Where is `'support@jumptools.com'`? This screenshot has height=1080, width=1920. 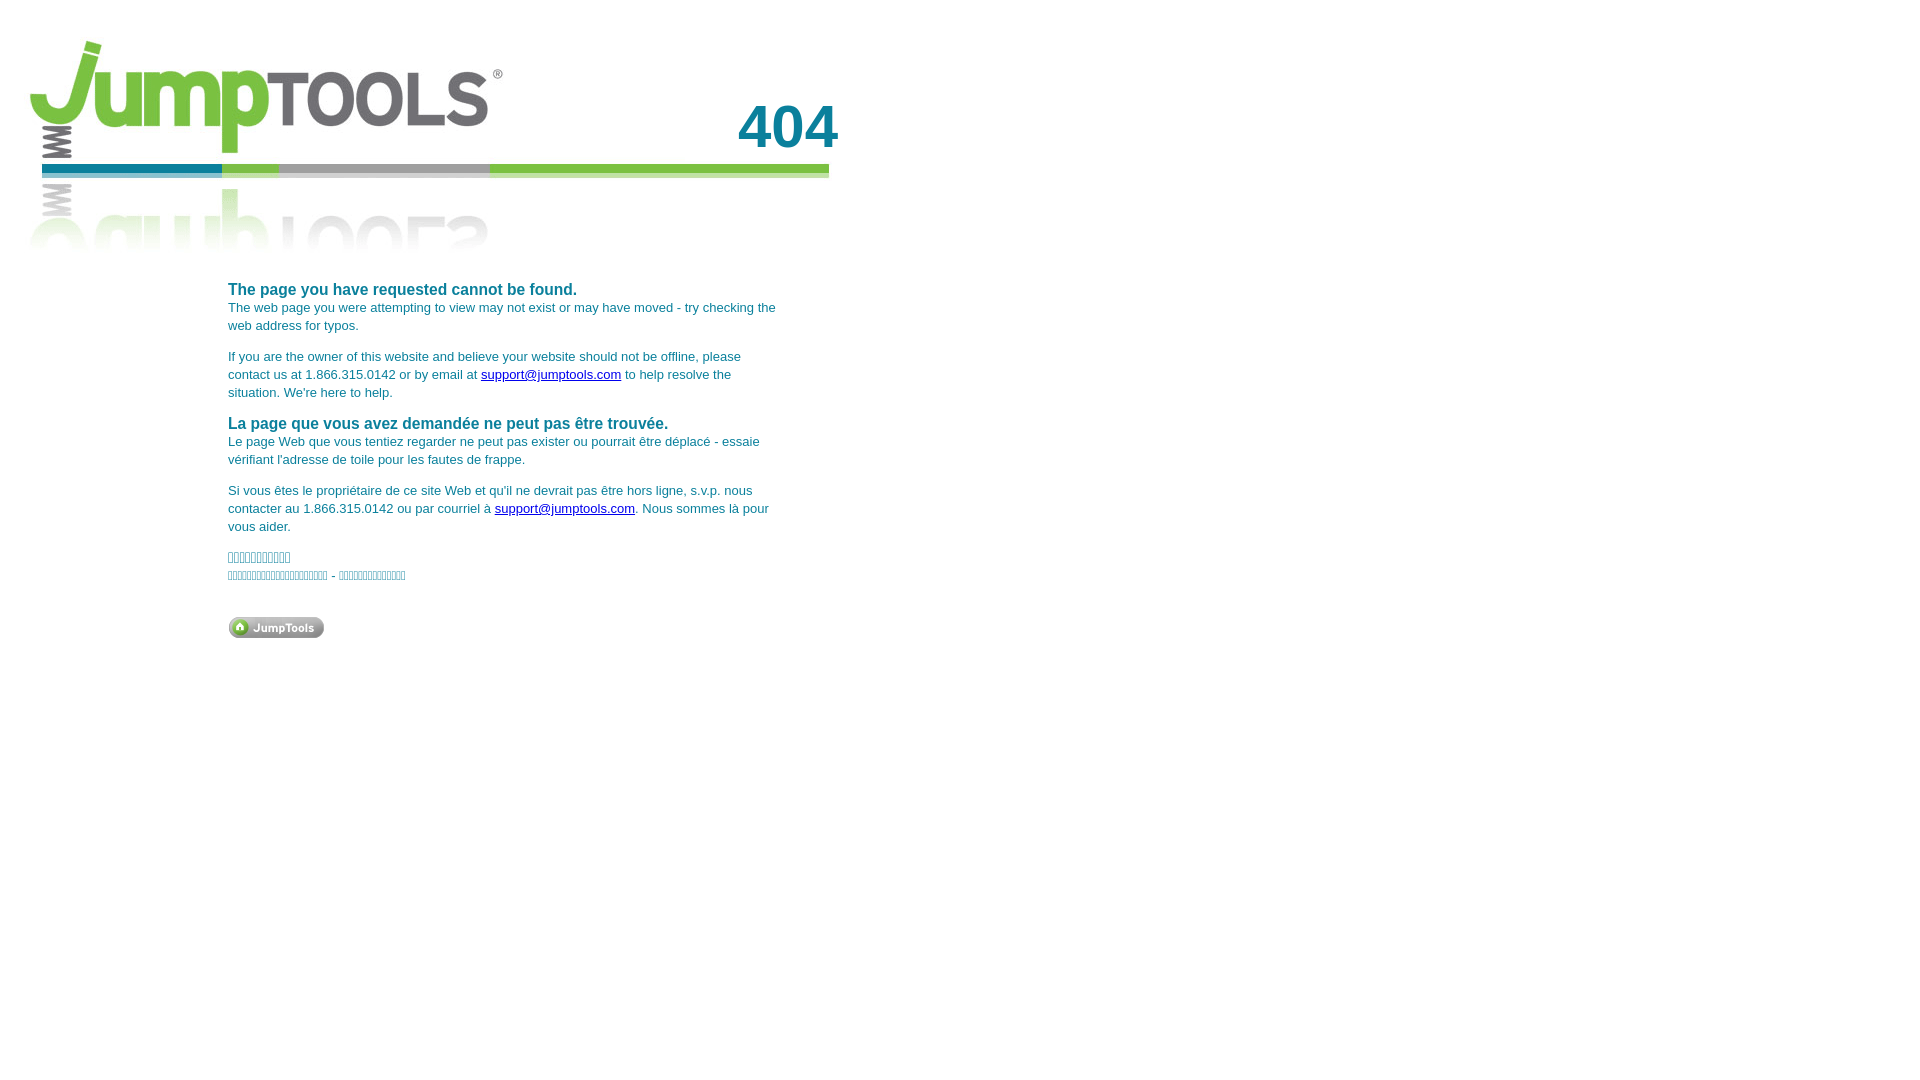 'support@jumptools.com' is located at coordinates (480, 374).